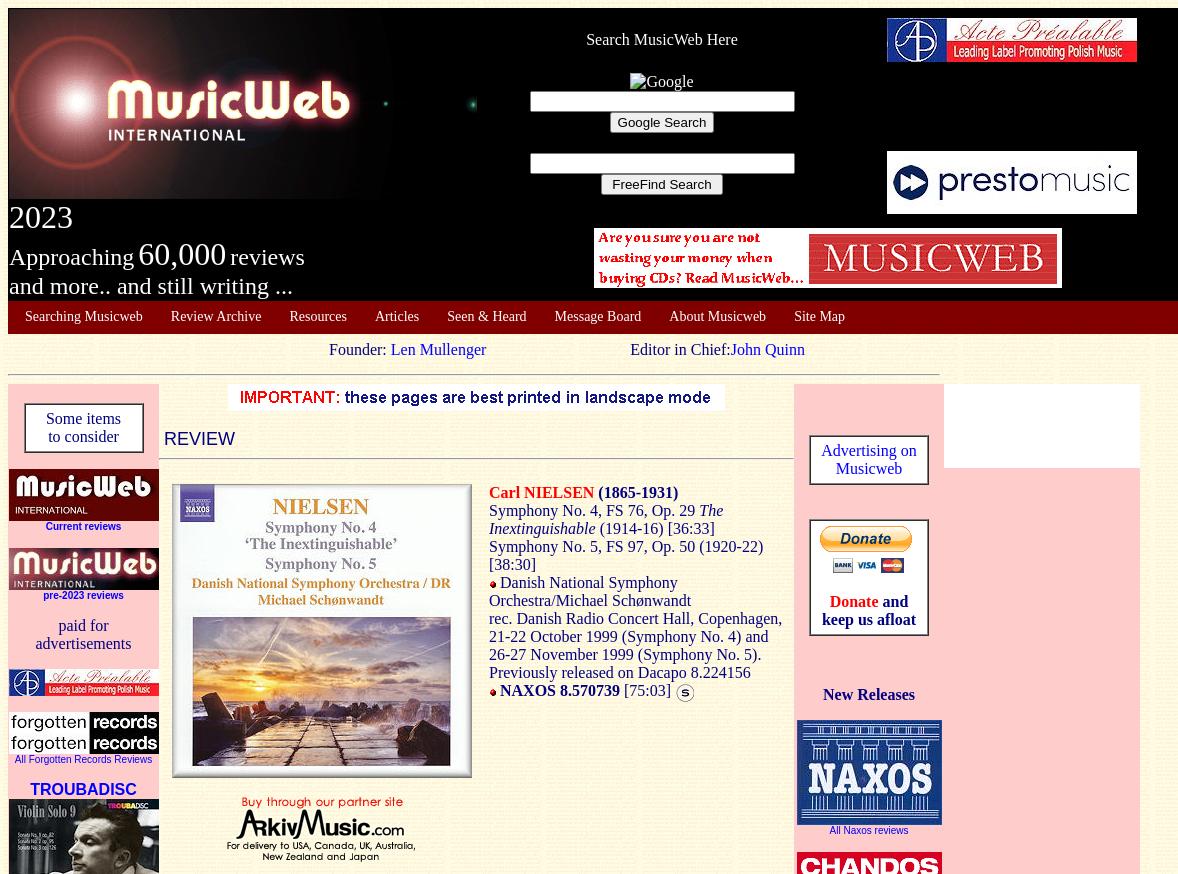 This screenshot has height=874, width=1178. I want to click on 'Other 
                material', so click(64, 833).